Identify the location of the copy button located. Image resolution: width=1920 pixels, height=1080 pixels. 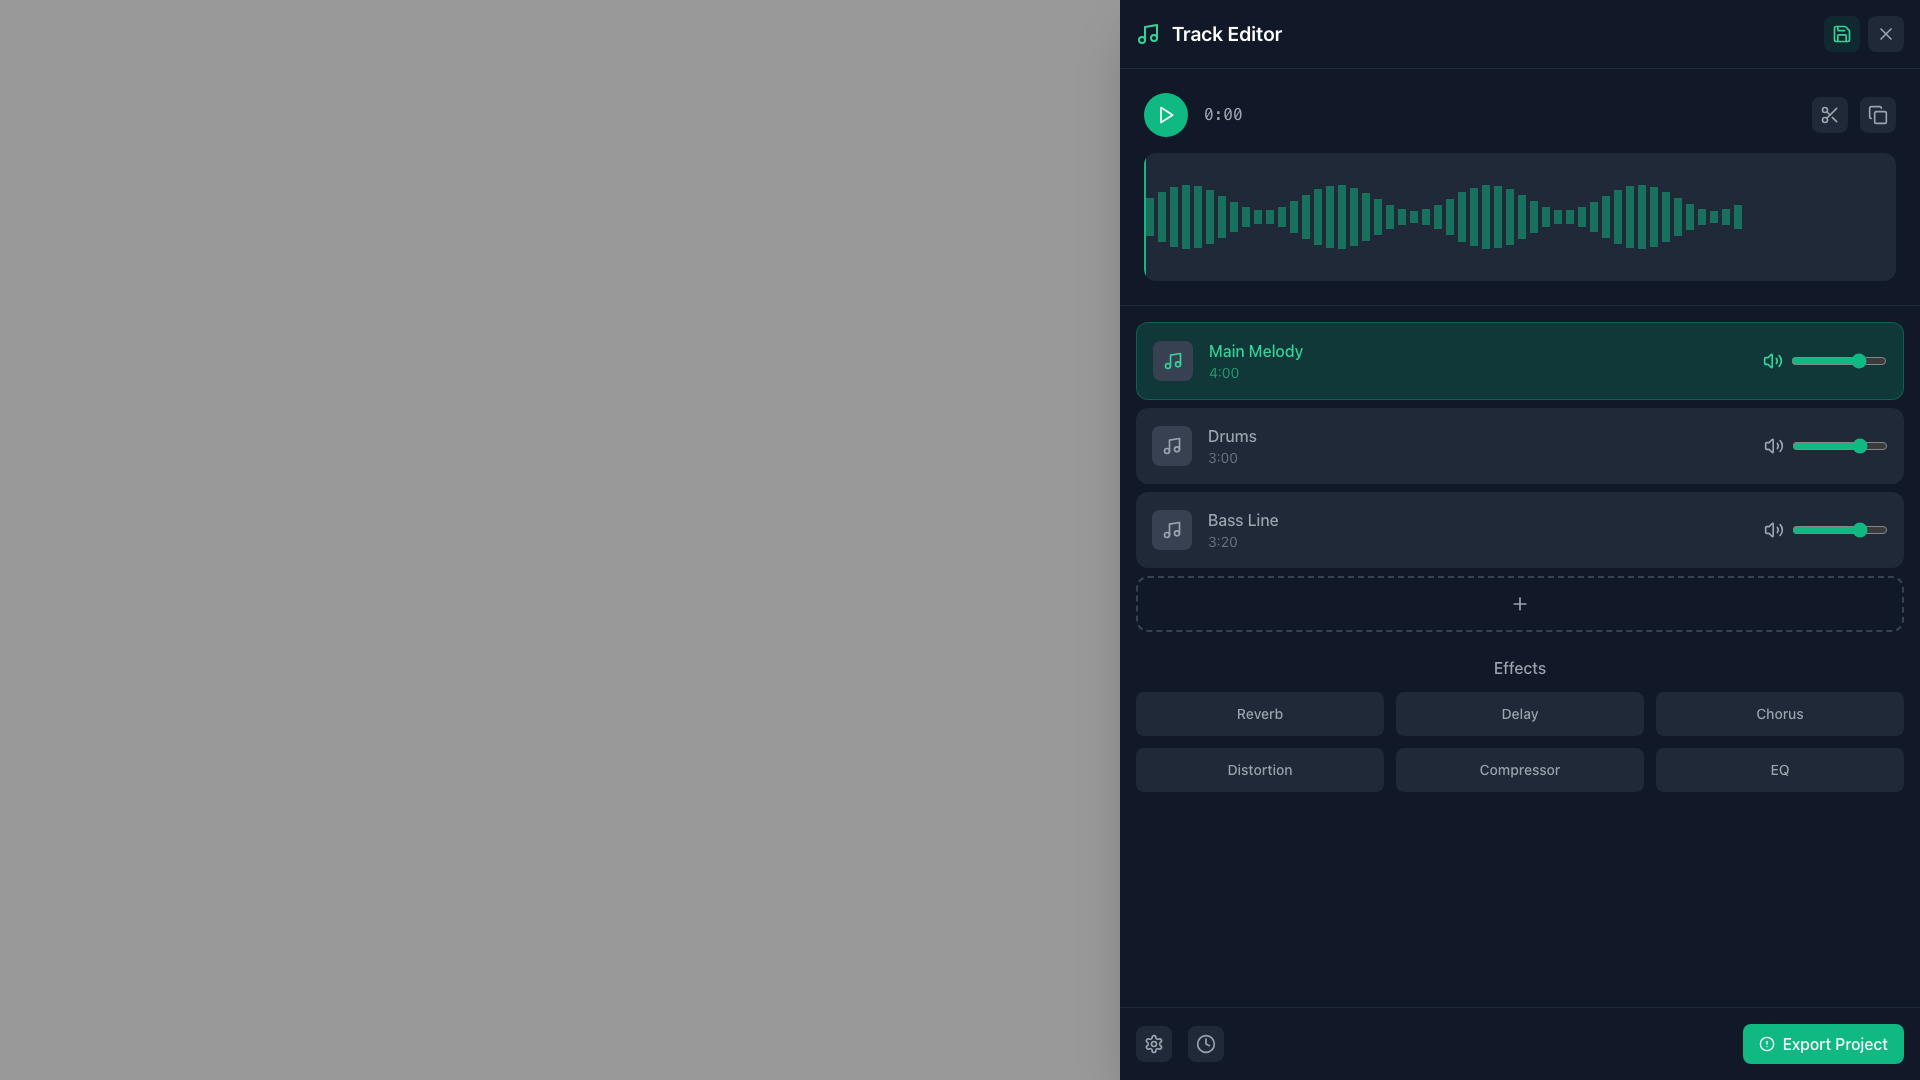
(1876, 115).